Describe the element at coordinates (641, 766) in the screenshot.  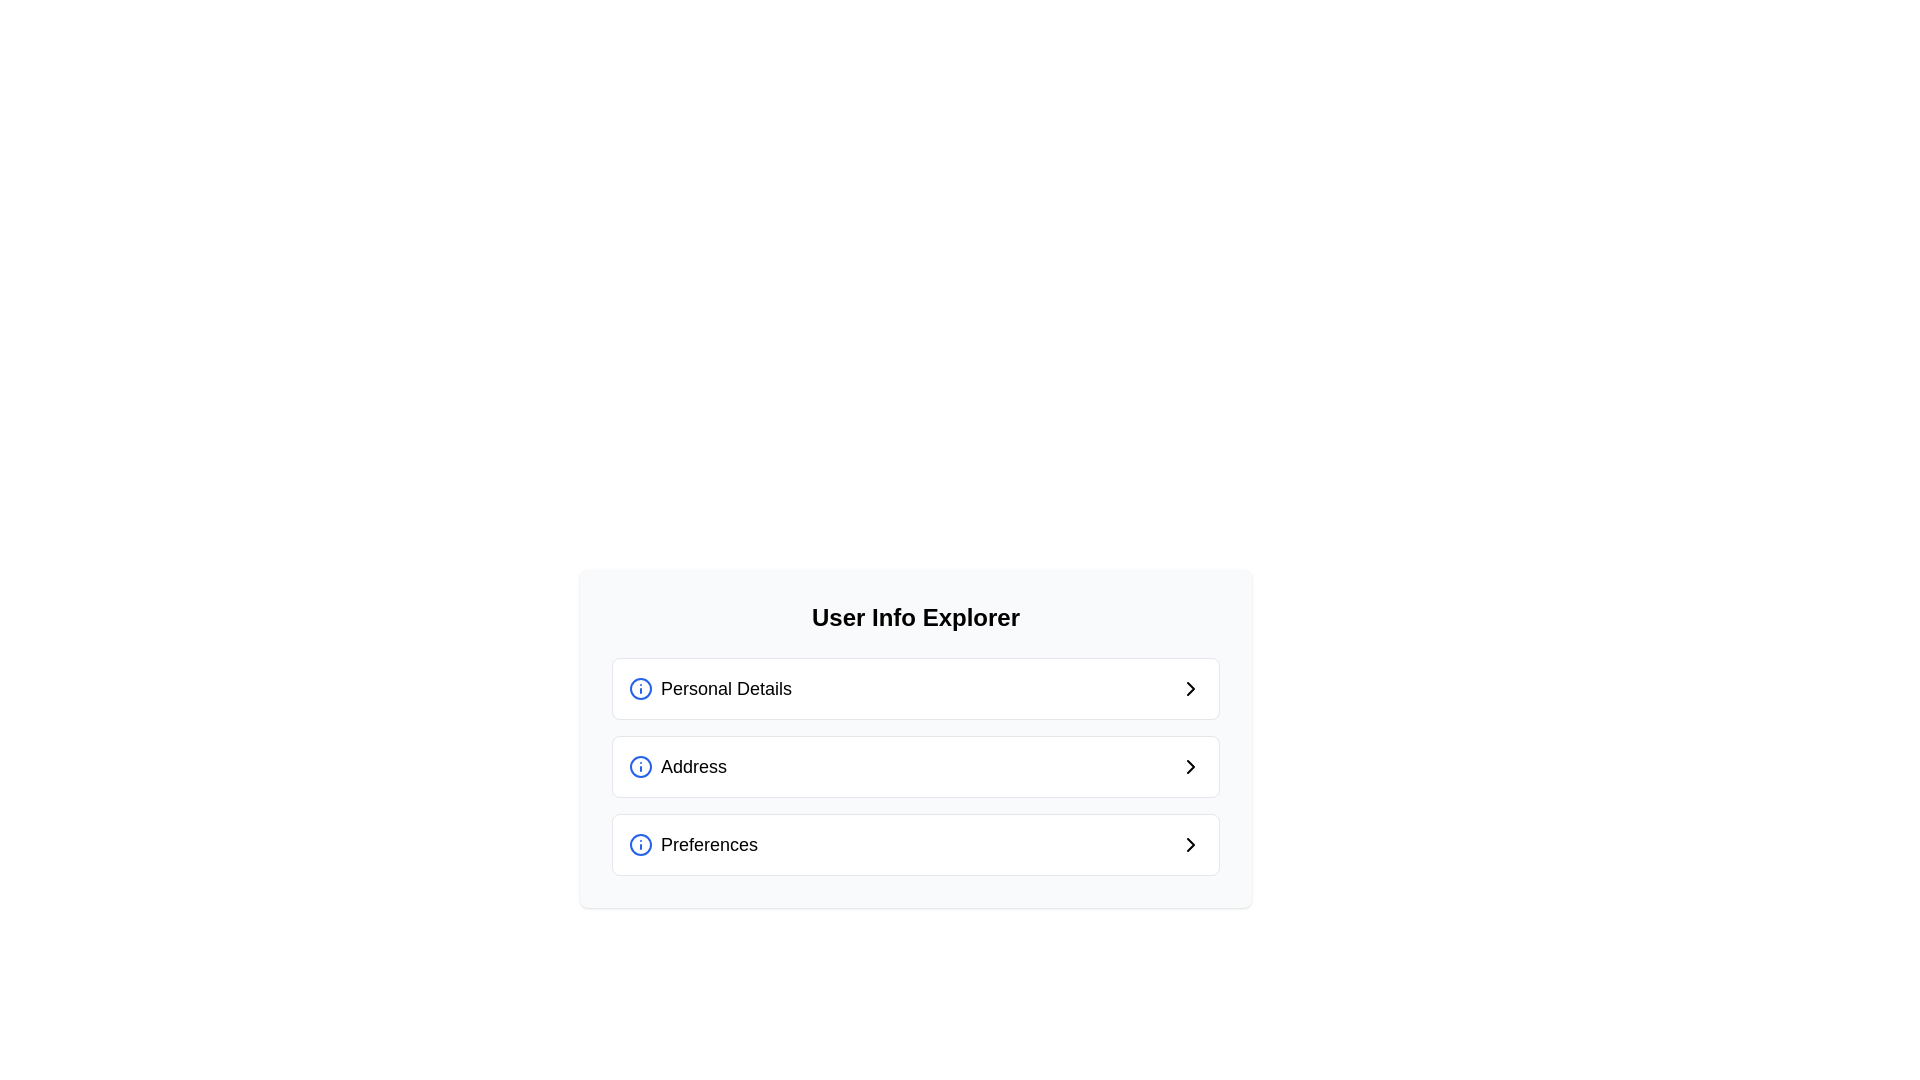
I see `the circular 'information' icon with a blue outline located to the left of the 'Address' text in the second row of the vertically stacked menu` at that location.